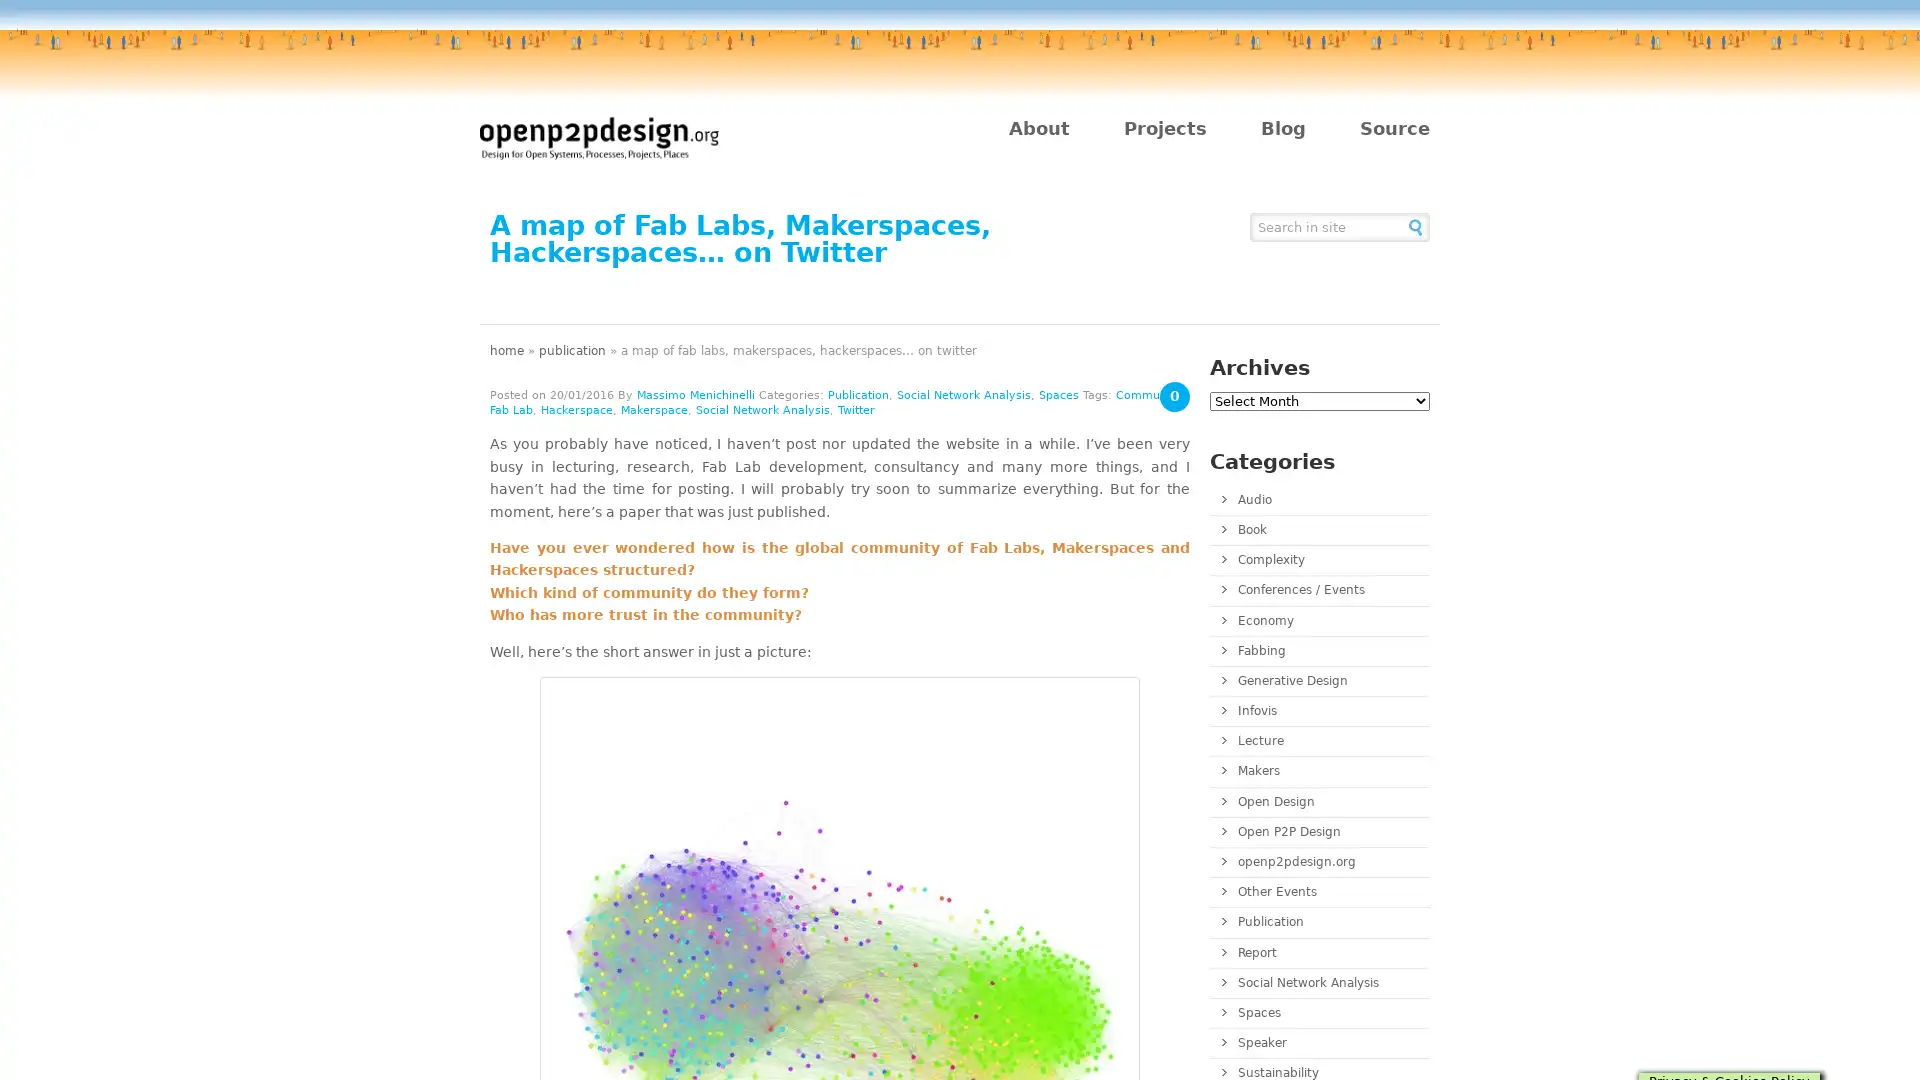  I want to click on Search, so click(1415, 225).